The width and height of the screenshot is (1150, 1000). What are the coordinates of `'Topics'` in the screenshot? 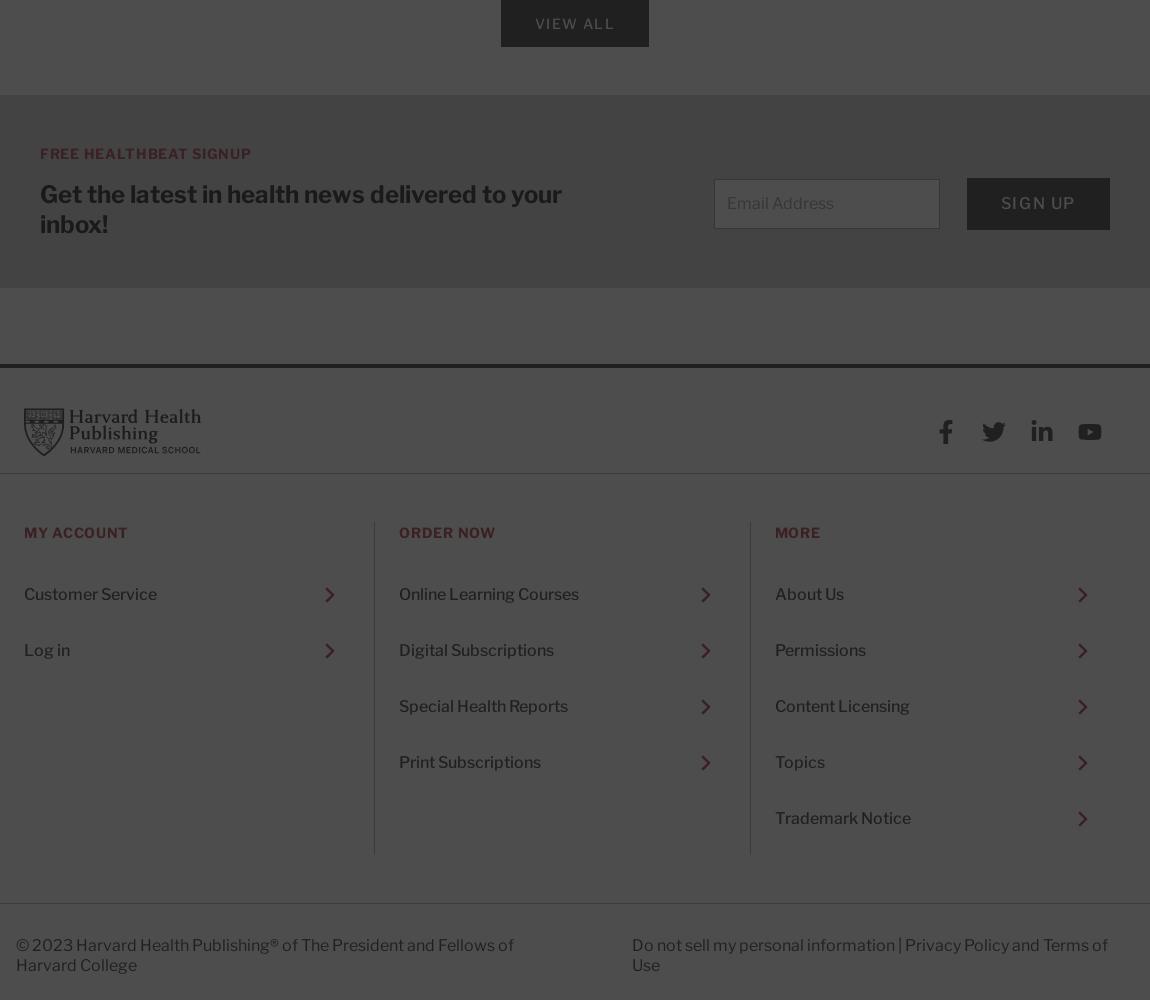 It's located at (798, 762).